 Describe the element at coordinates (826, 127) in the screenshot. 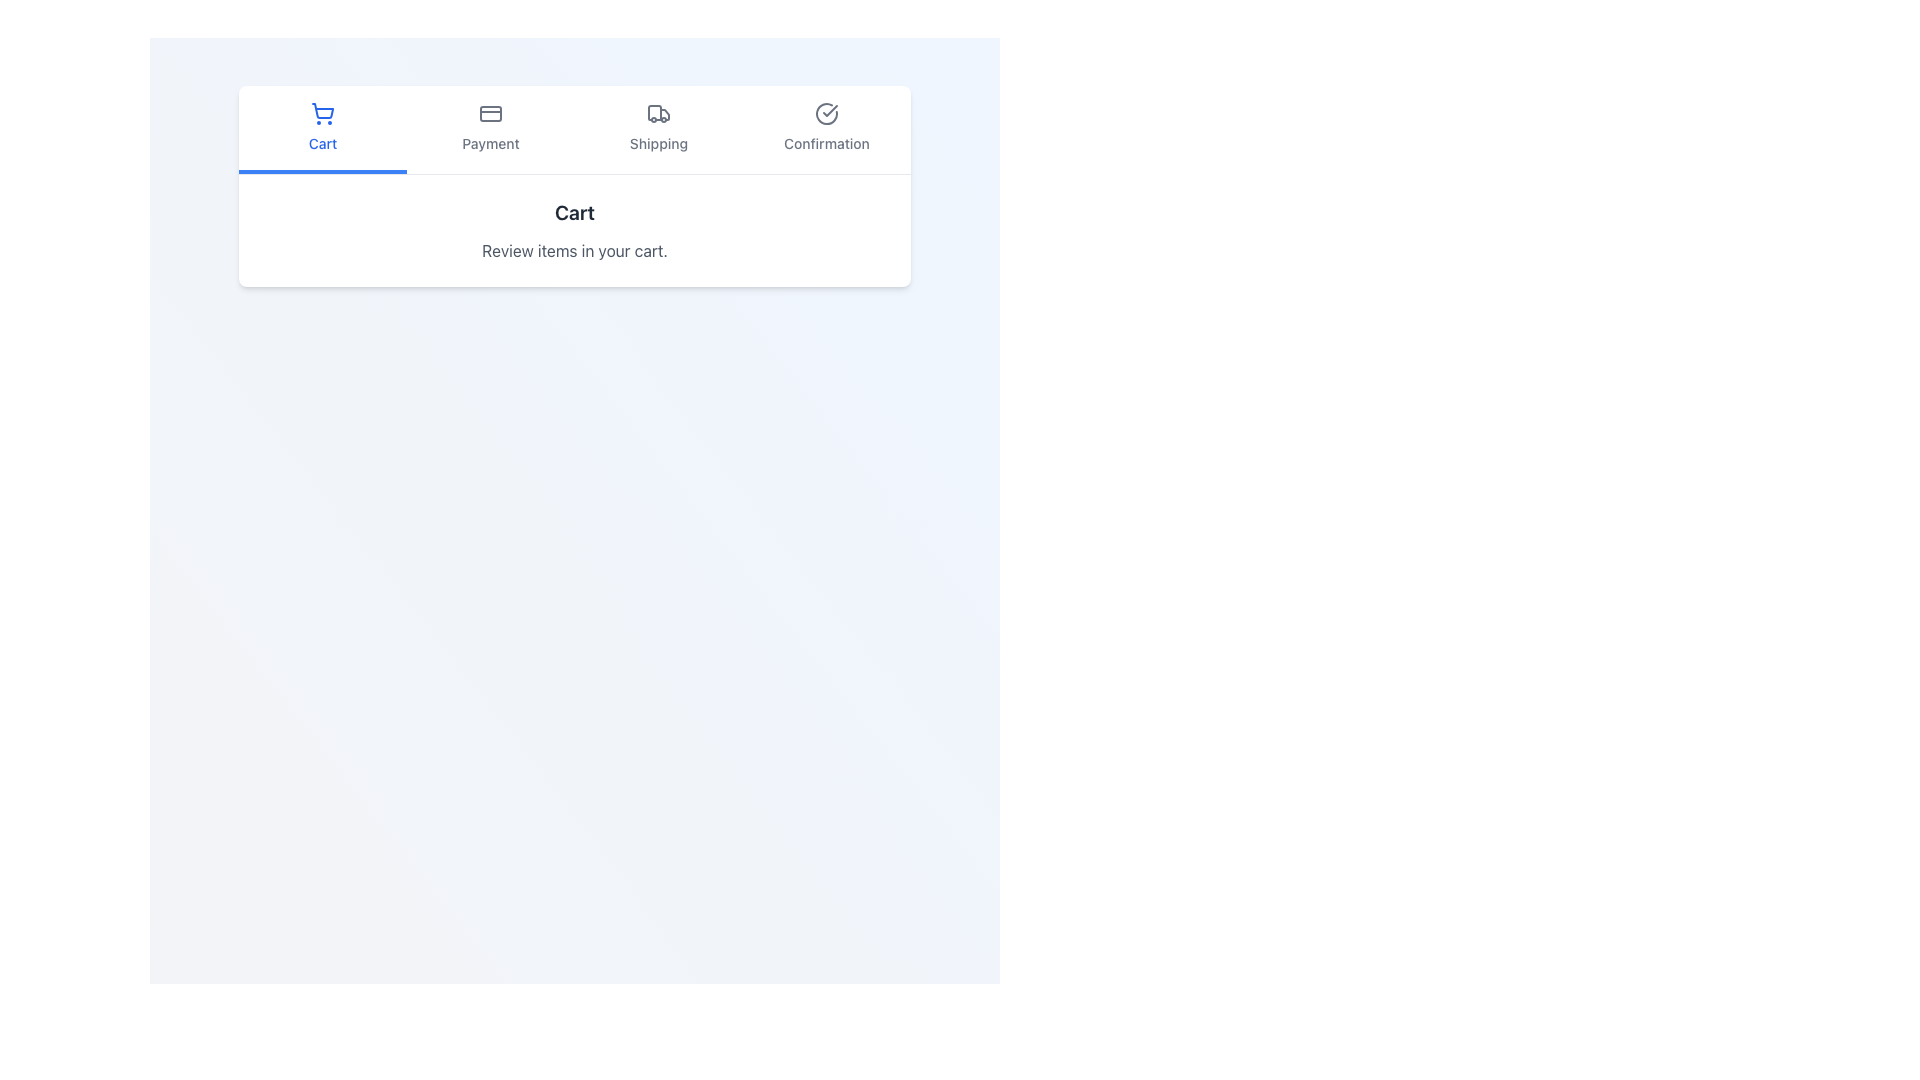

I see `the 'Confirmation' navigation button located in the top horizontal navigation bar, which is the fourth item from the left` at that location.